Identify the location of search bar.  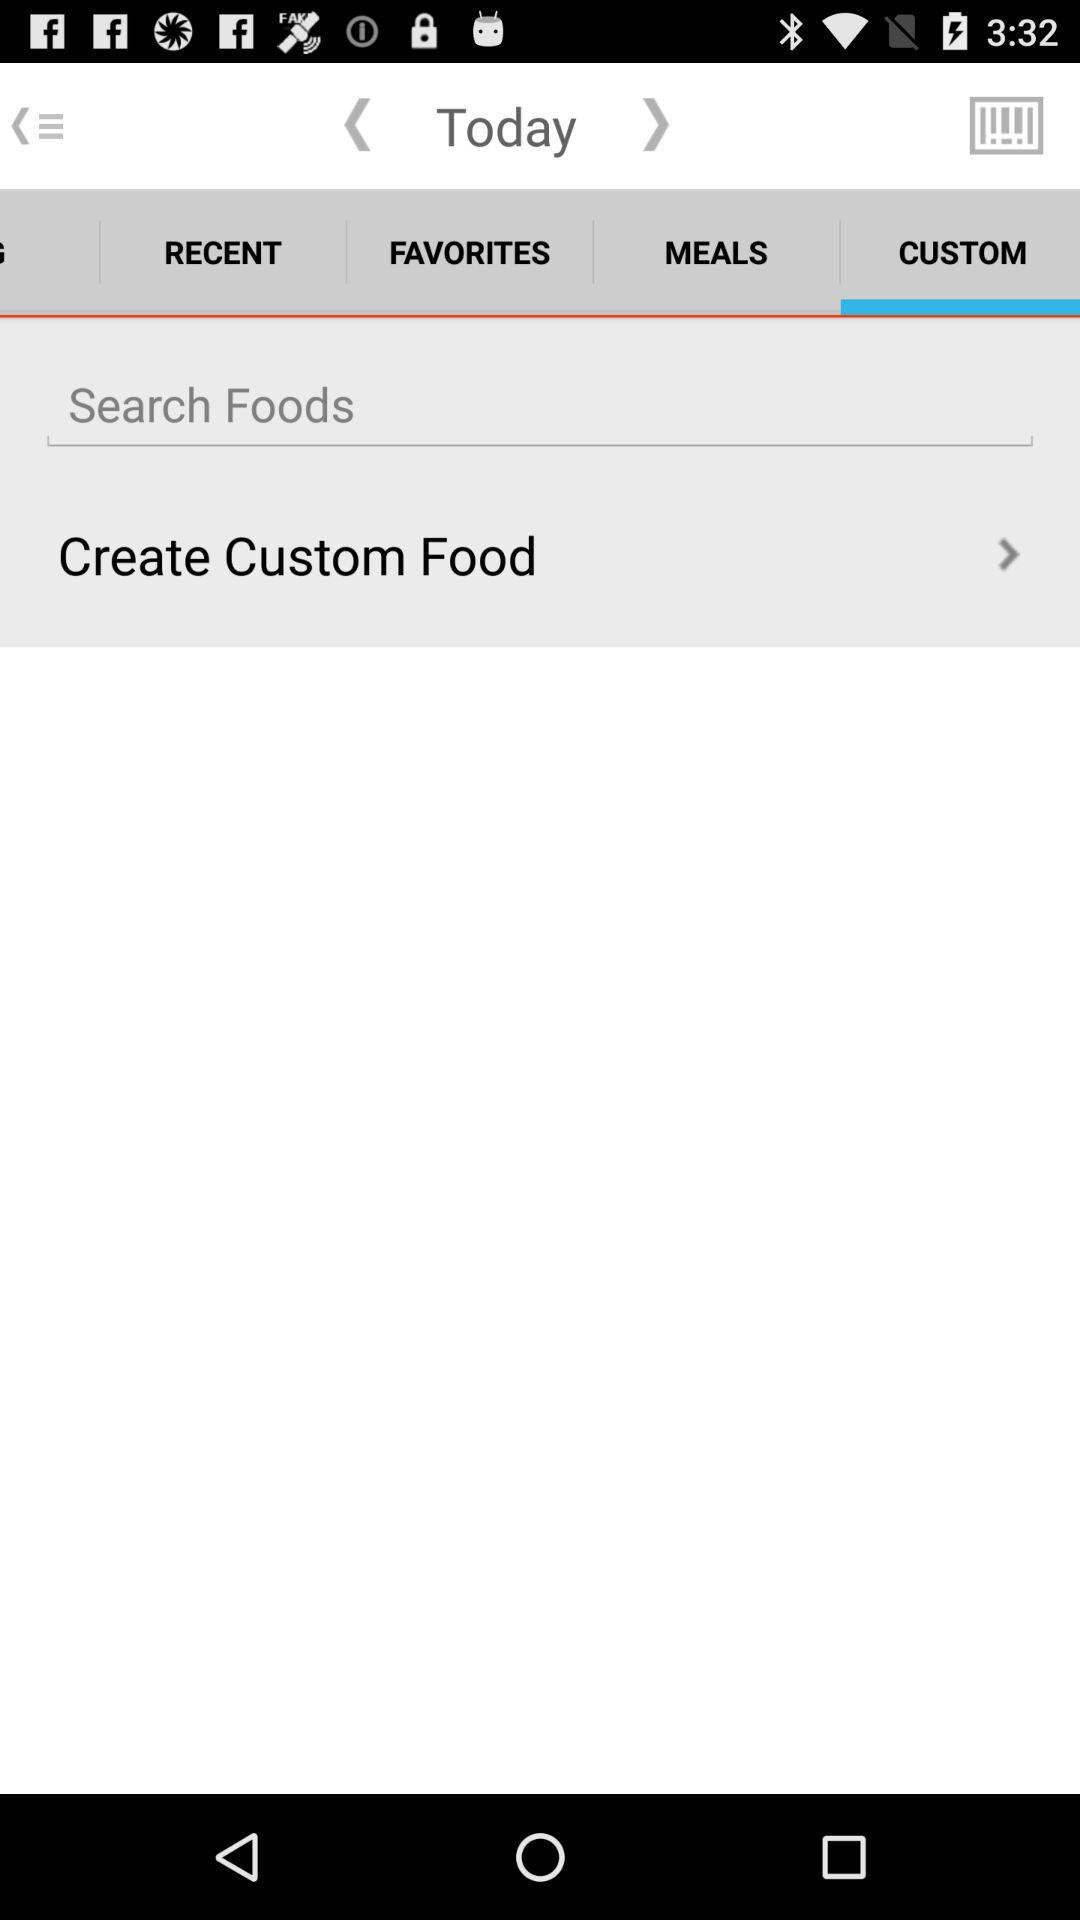
(540, 403).